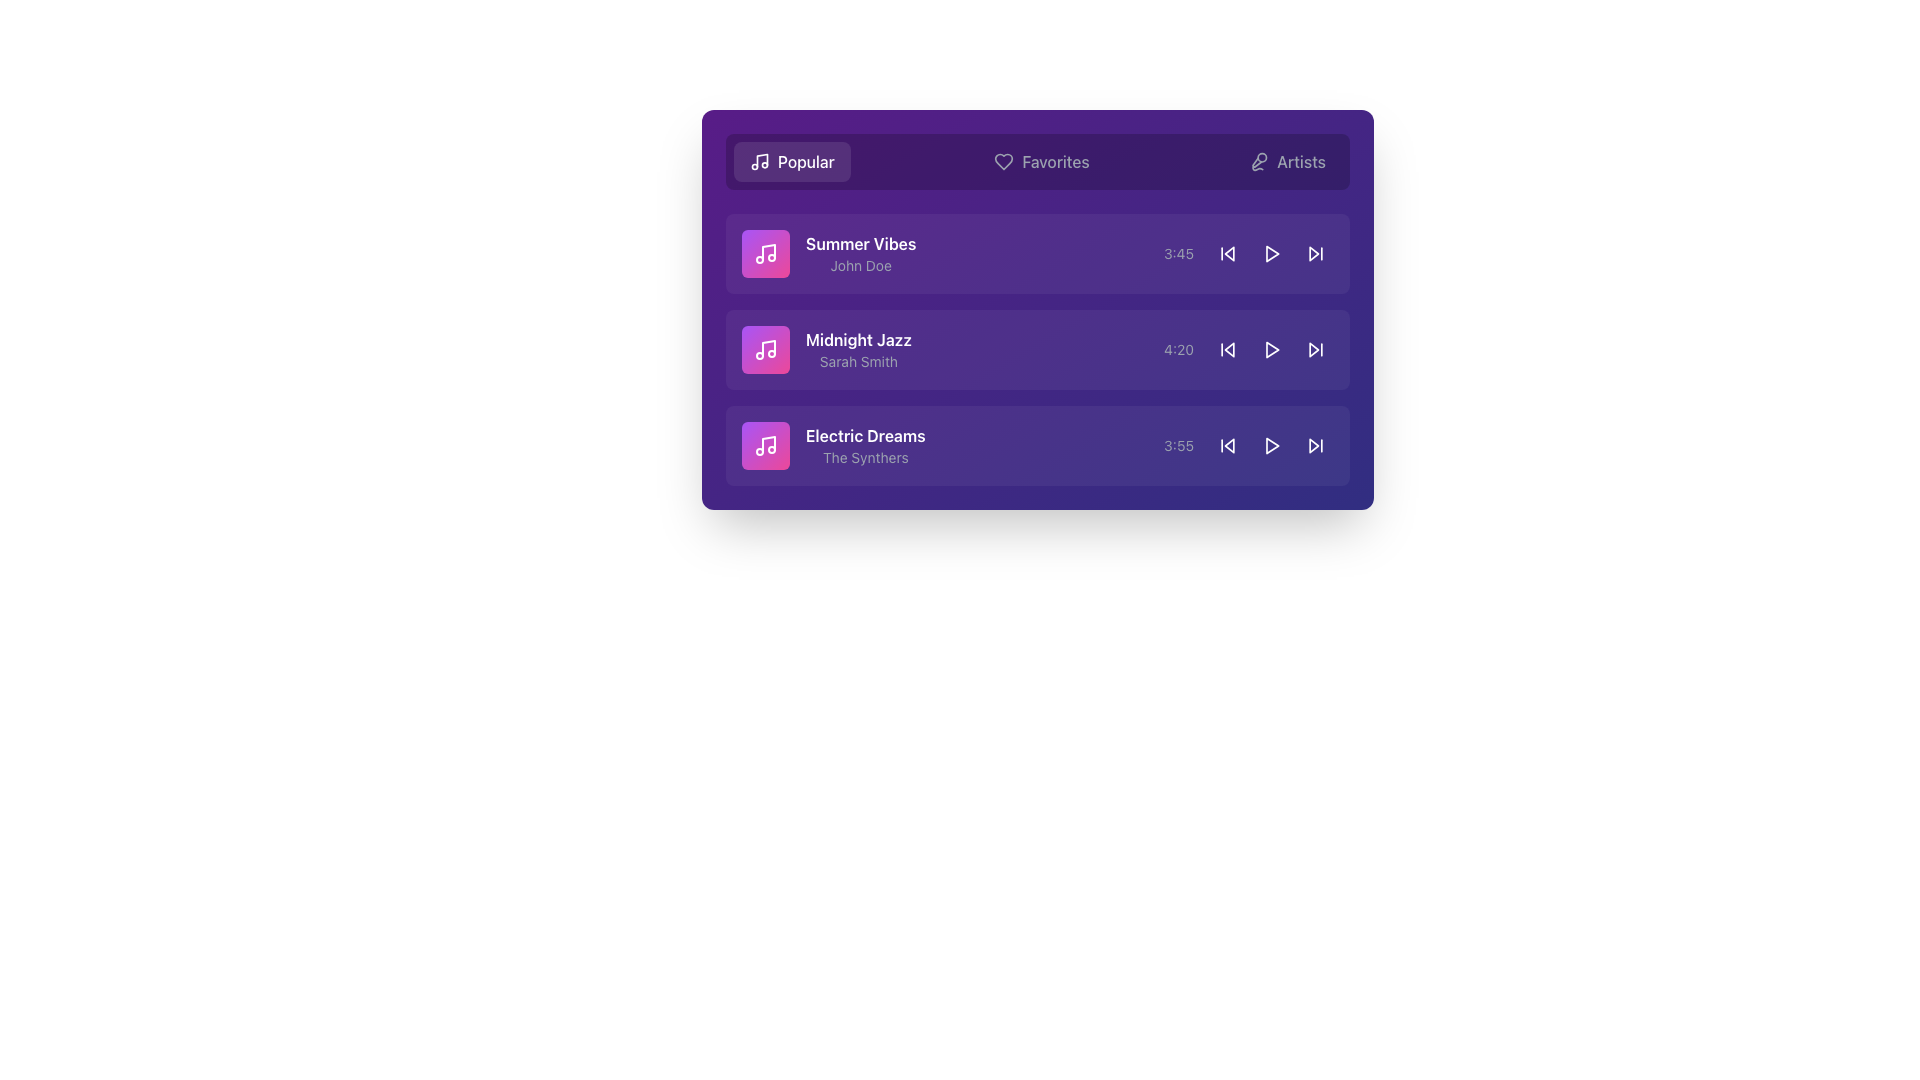  Describe the element at coordinates (1271, 349) in the screenshot. I see `the triangular play button styled as a right-pointing triangle, located in the 'Midnight Jazz' music entry, to play the track` at that location.